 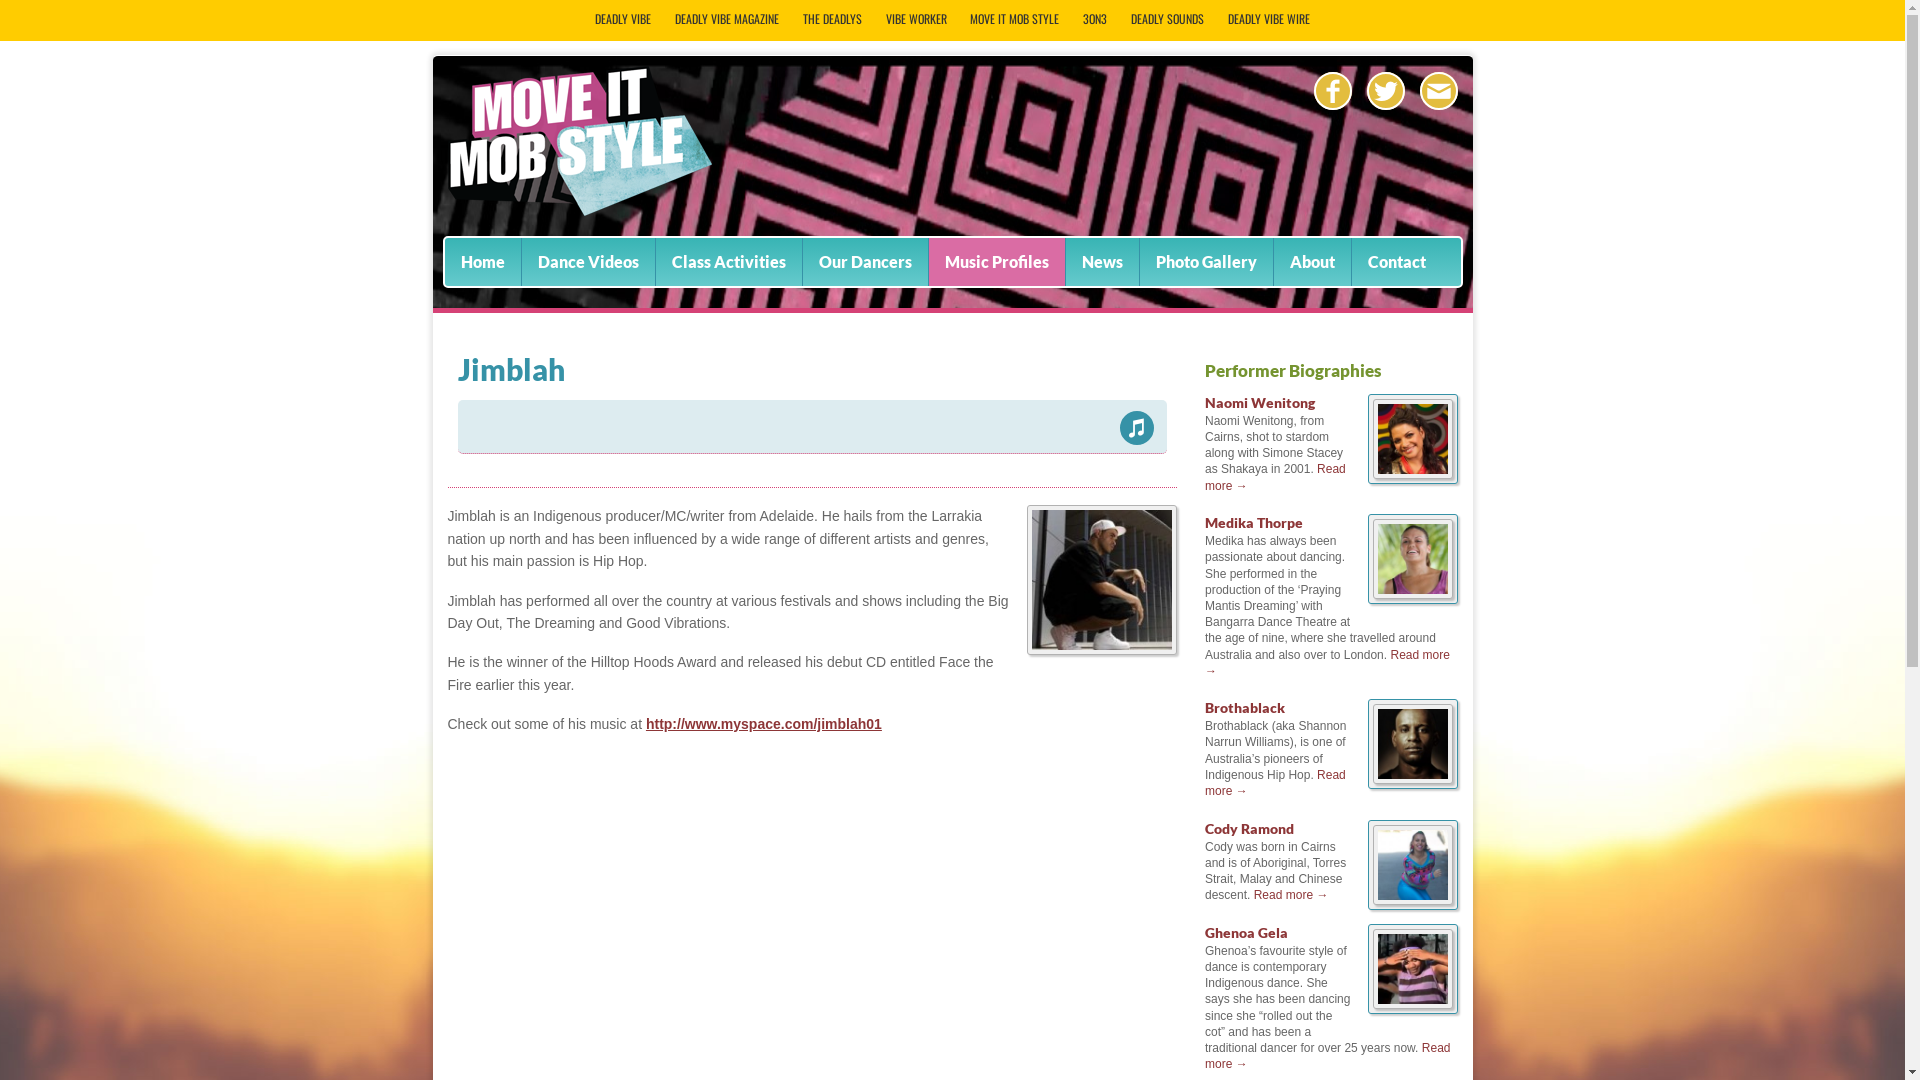 I want to click on 'Contact', so click(x=1395, y=261).